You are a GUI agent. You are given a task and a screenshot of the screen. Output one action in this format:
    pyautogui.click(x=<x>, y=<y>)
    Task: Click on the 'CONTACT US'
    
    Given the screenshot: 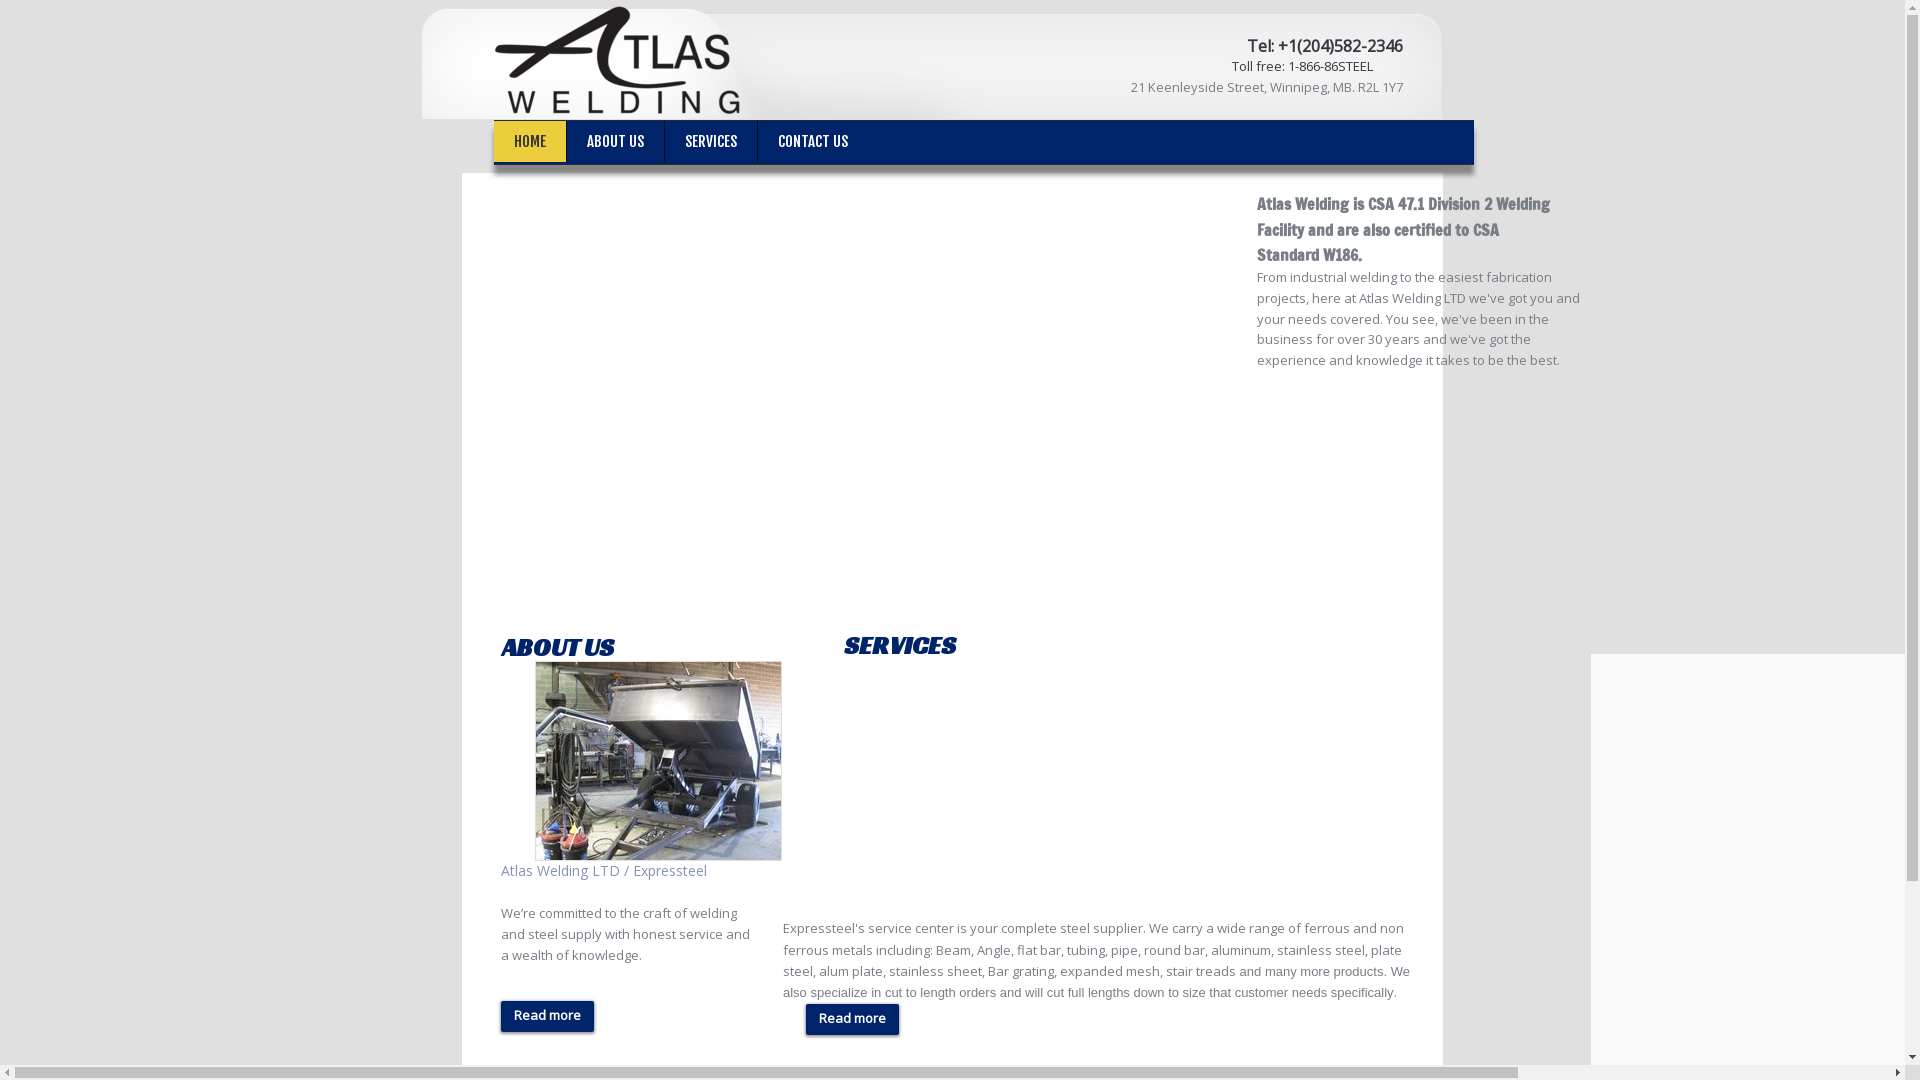 What is the action you would take?
    pyautogui.click(x=812, y=140)
    